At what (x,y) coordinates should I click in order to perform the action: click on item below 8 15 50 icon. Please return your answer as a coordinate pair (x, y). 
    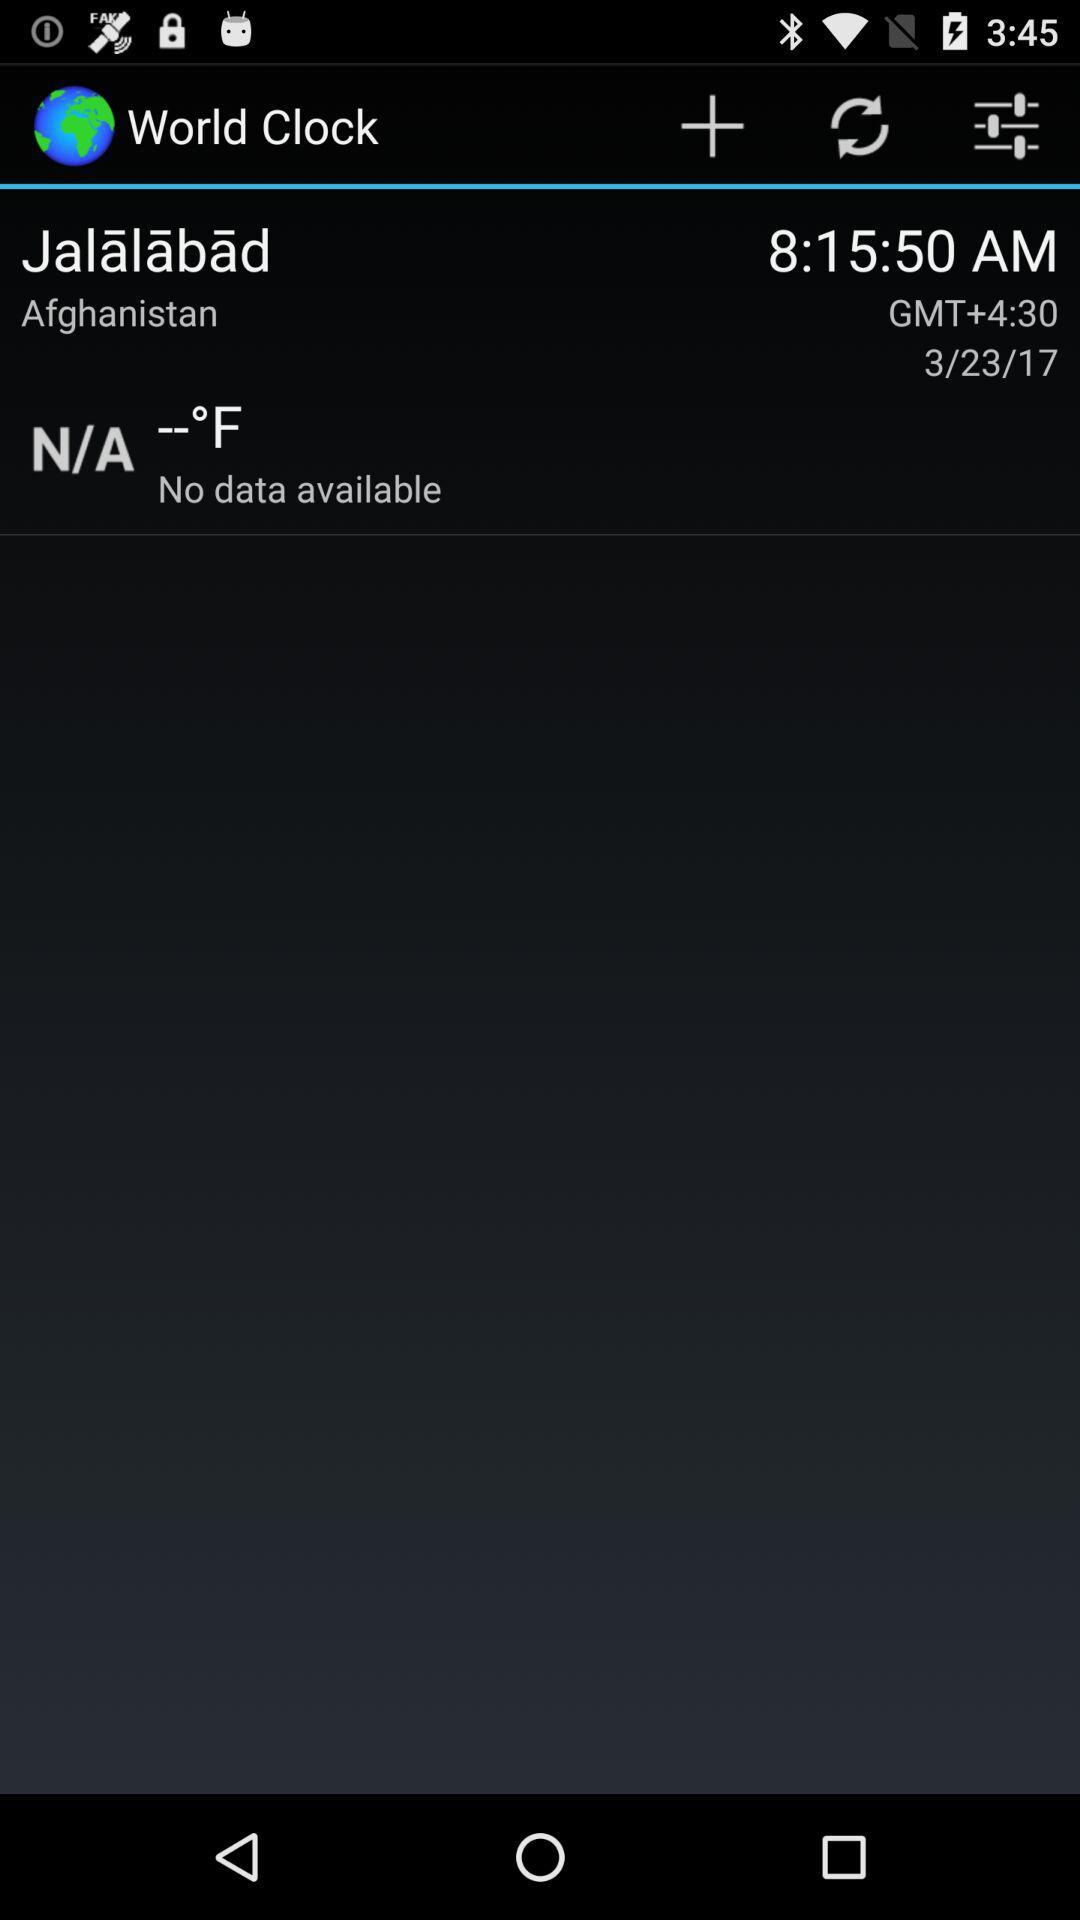
    Looking at the image, I should click on (972, 311).